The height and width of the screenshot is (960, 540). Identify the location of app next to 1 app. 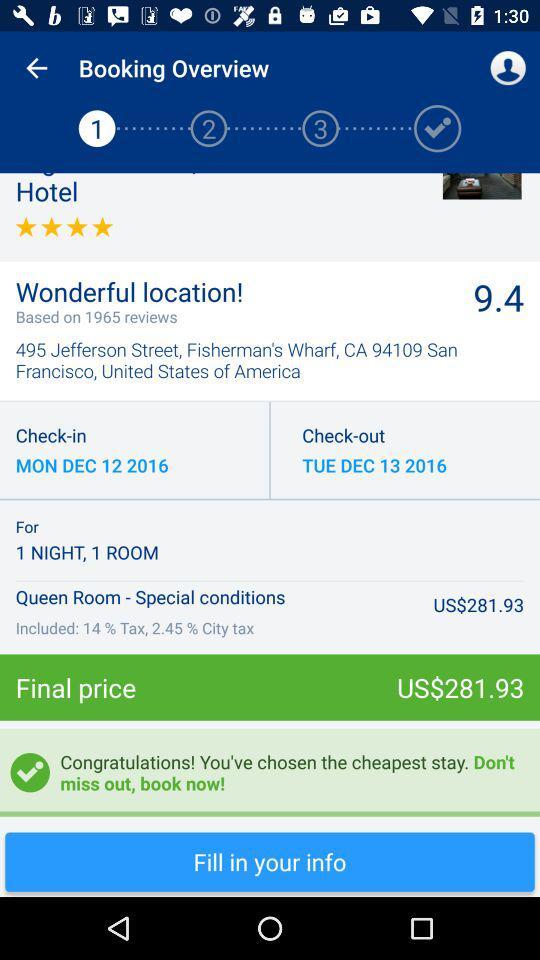
(36, 68).